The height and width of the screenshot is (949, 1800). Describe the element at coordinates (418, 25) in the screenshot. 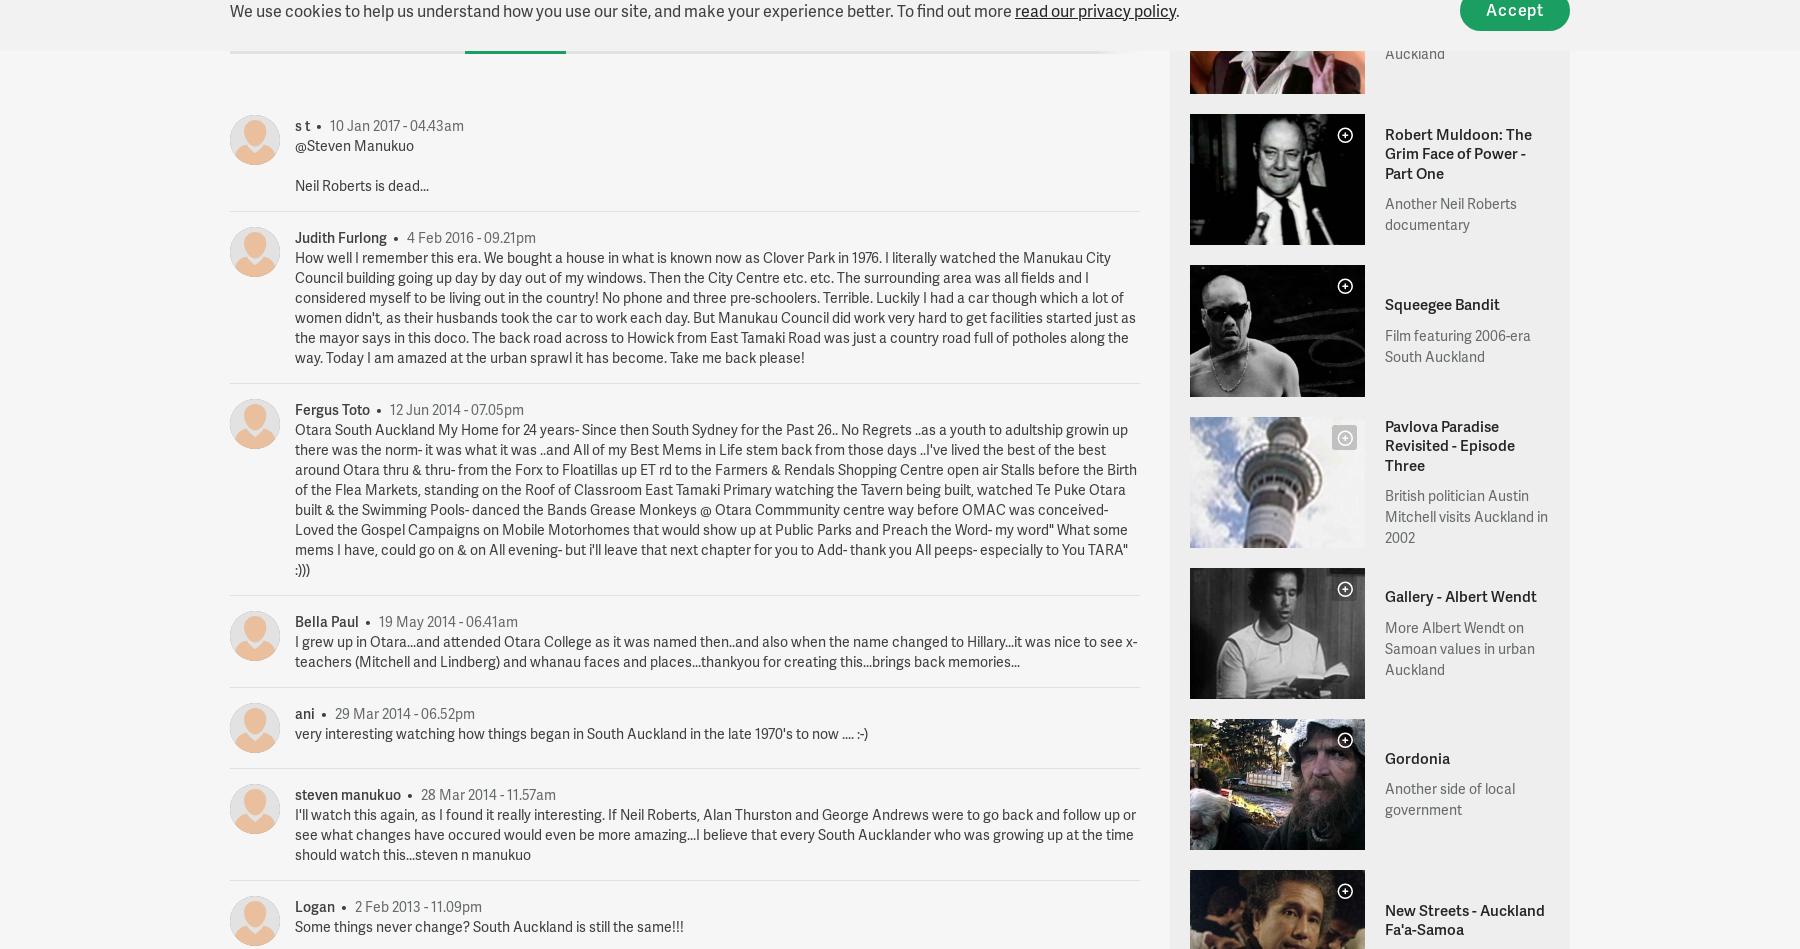

I see `'Quotes'` at that location.